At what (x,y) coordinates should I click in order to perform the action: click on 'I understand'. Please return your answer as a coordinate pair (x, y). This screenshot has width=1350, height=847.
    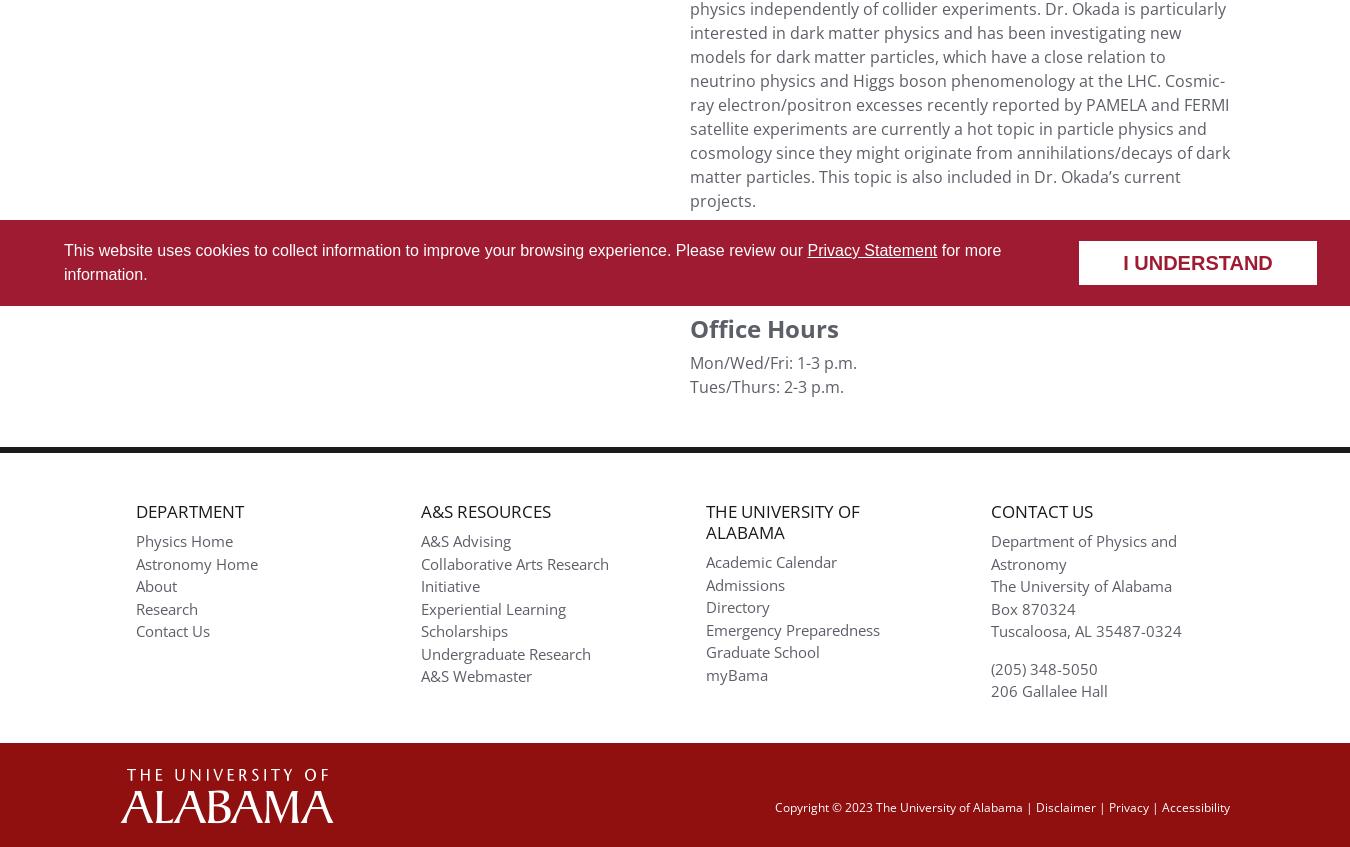
    Looking at the image, I should click on (1123, 261).